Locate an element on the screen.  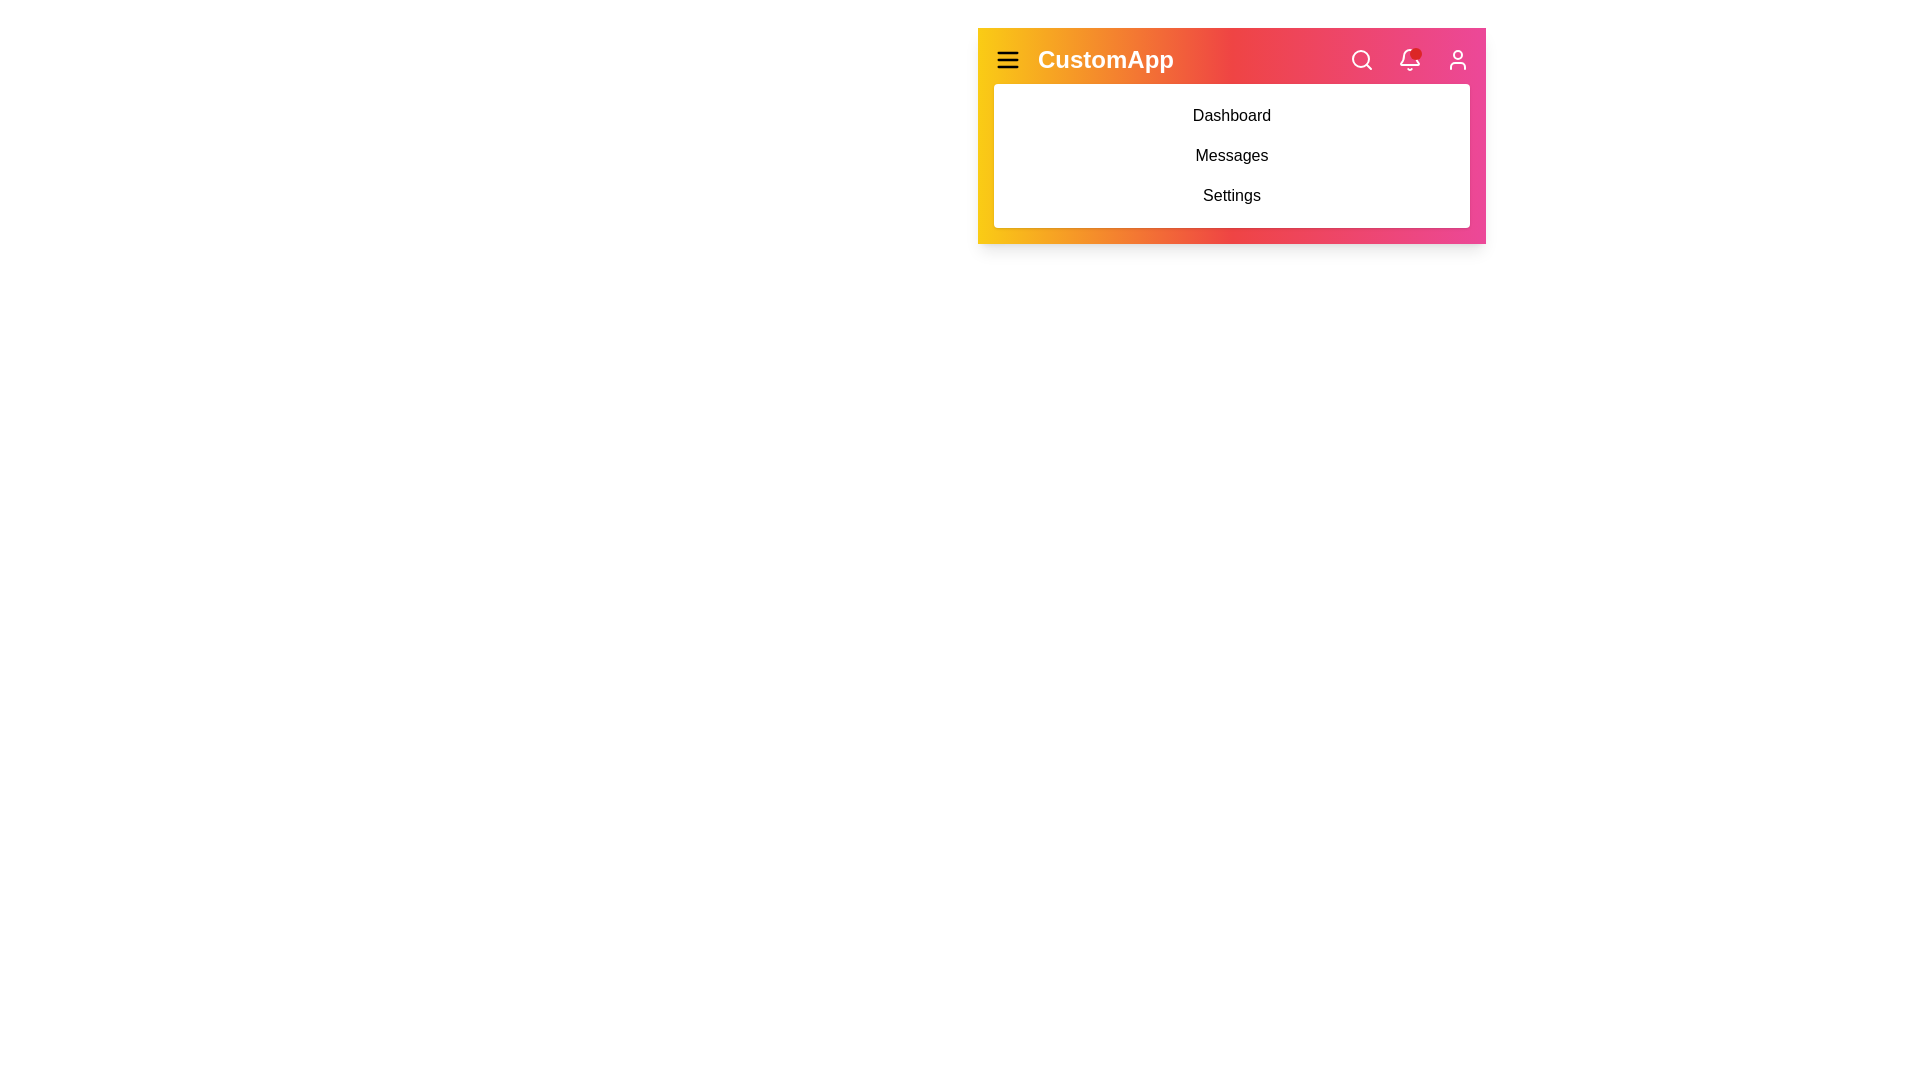
the user icon to access the user profile is located at coordinates (1458, 59).